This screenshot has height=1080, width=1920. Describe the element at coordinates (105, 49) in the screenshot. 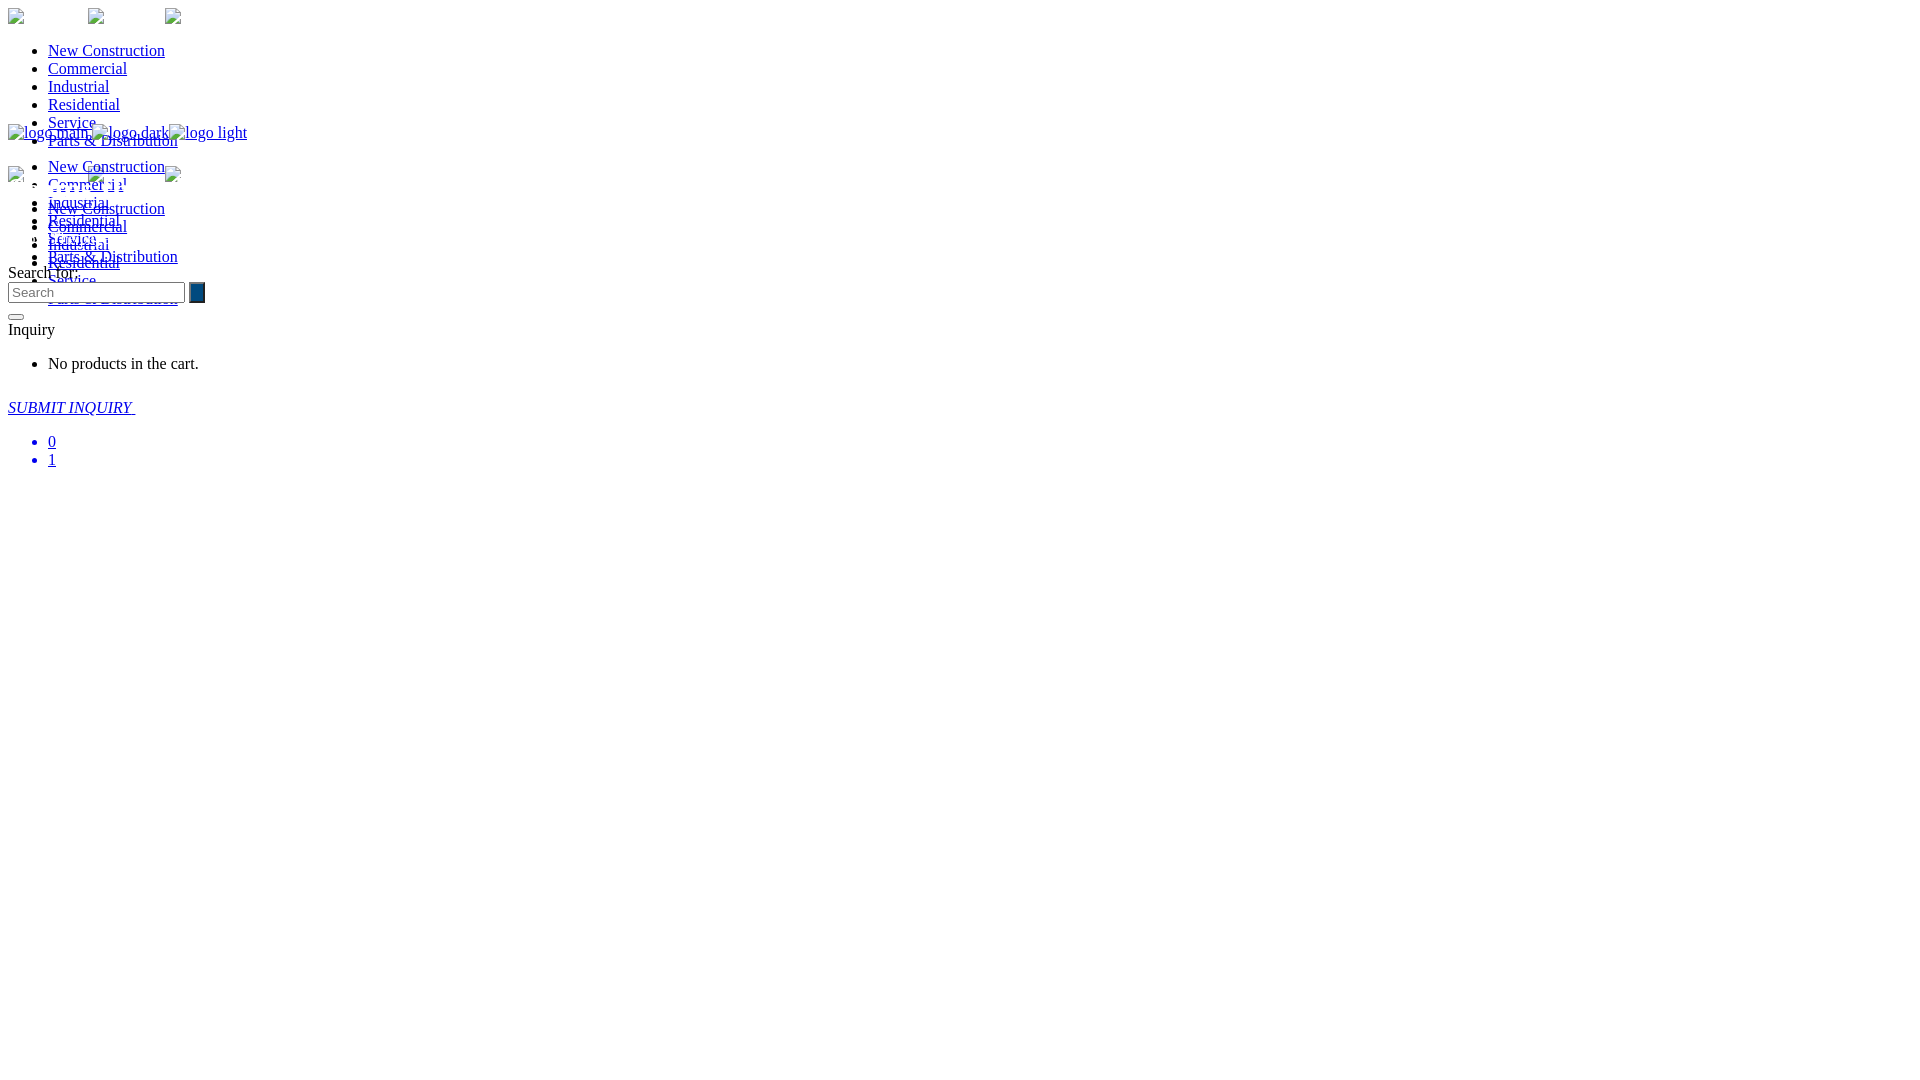

I see `'New Construction'` at that location.